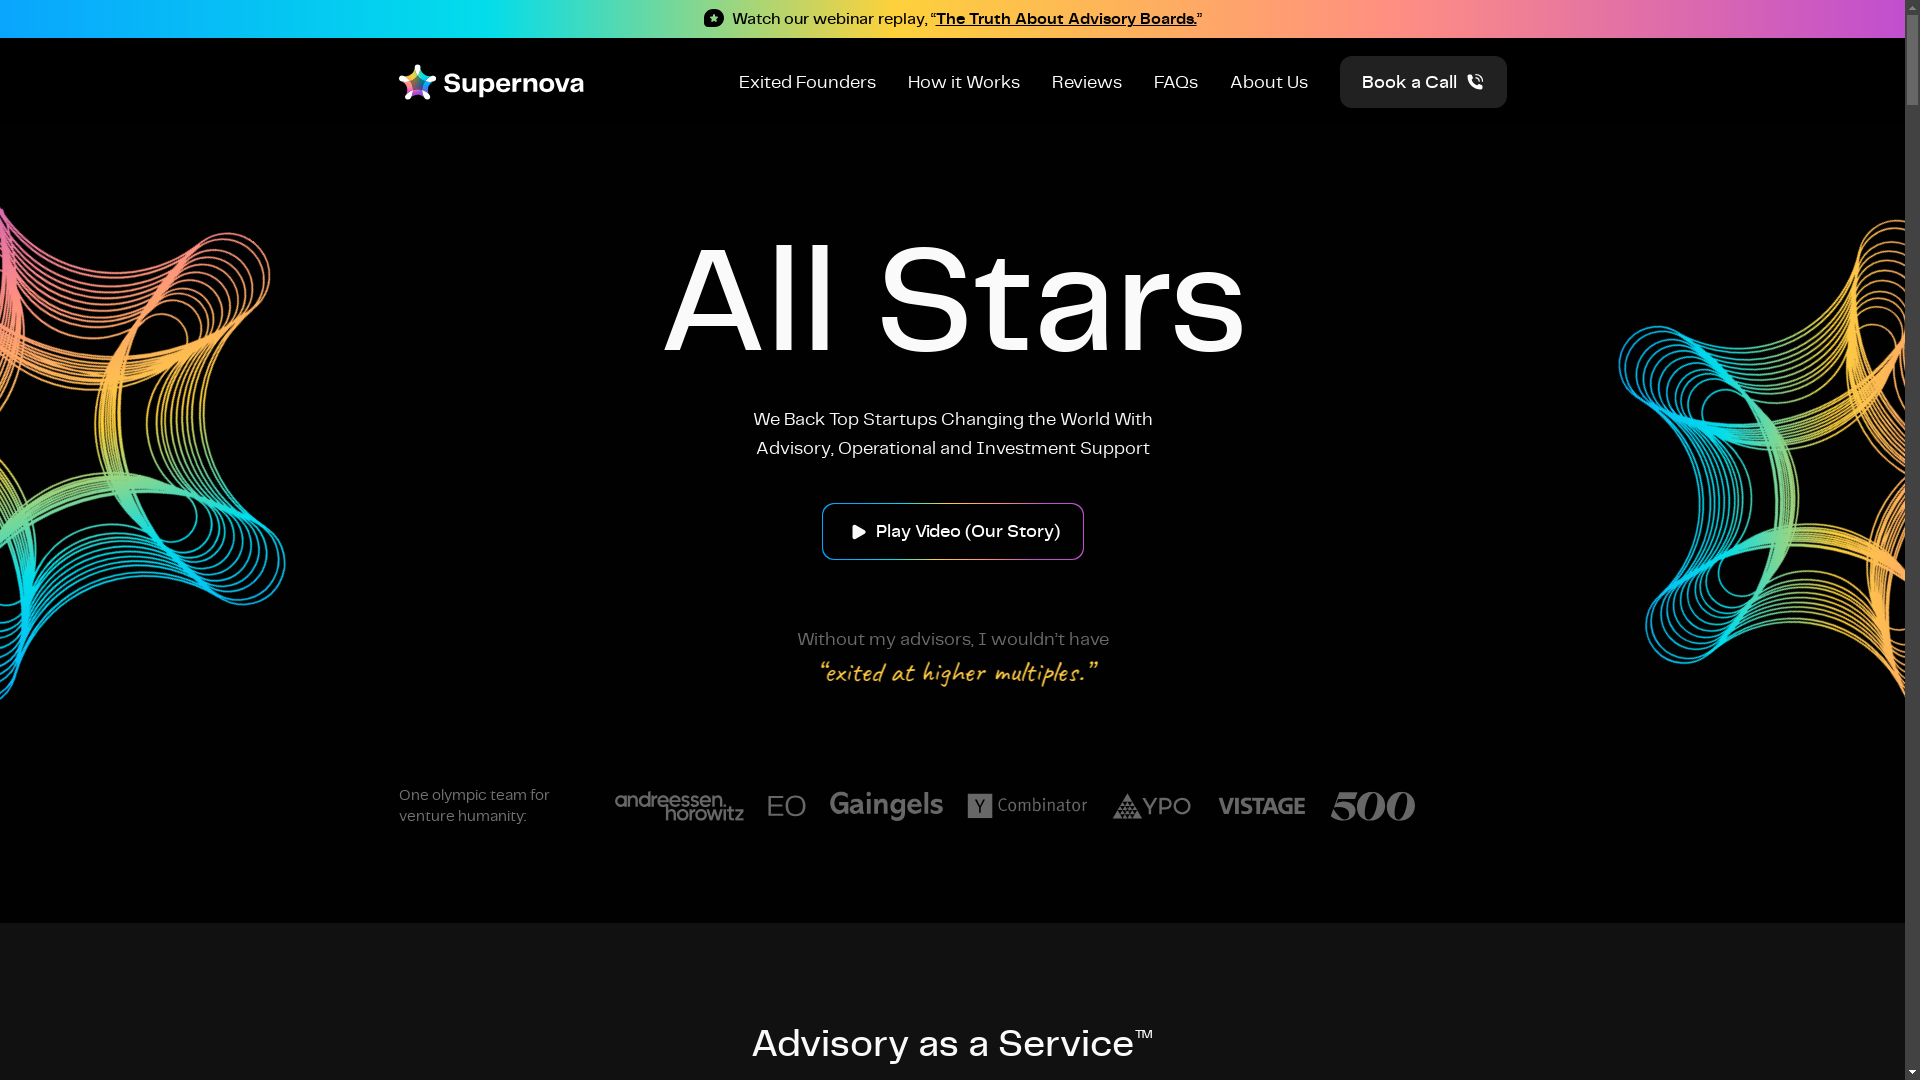 The image size is (1920, 1080). What do you see at coordinates (1176, 80) in the screenshot?
I see `'FAQs'` at bounding box center [1176, 80].